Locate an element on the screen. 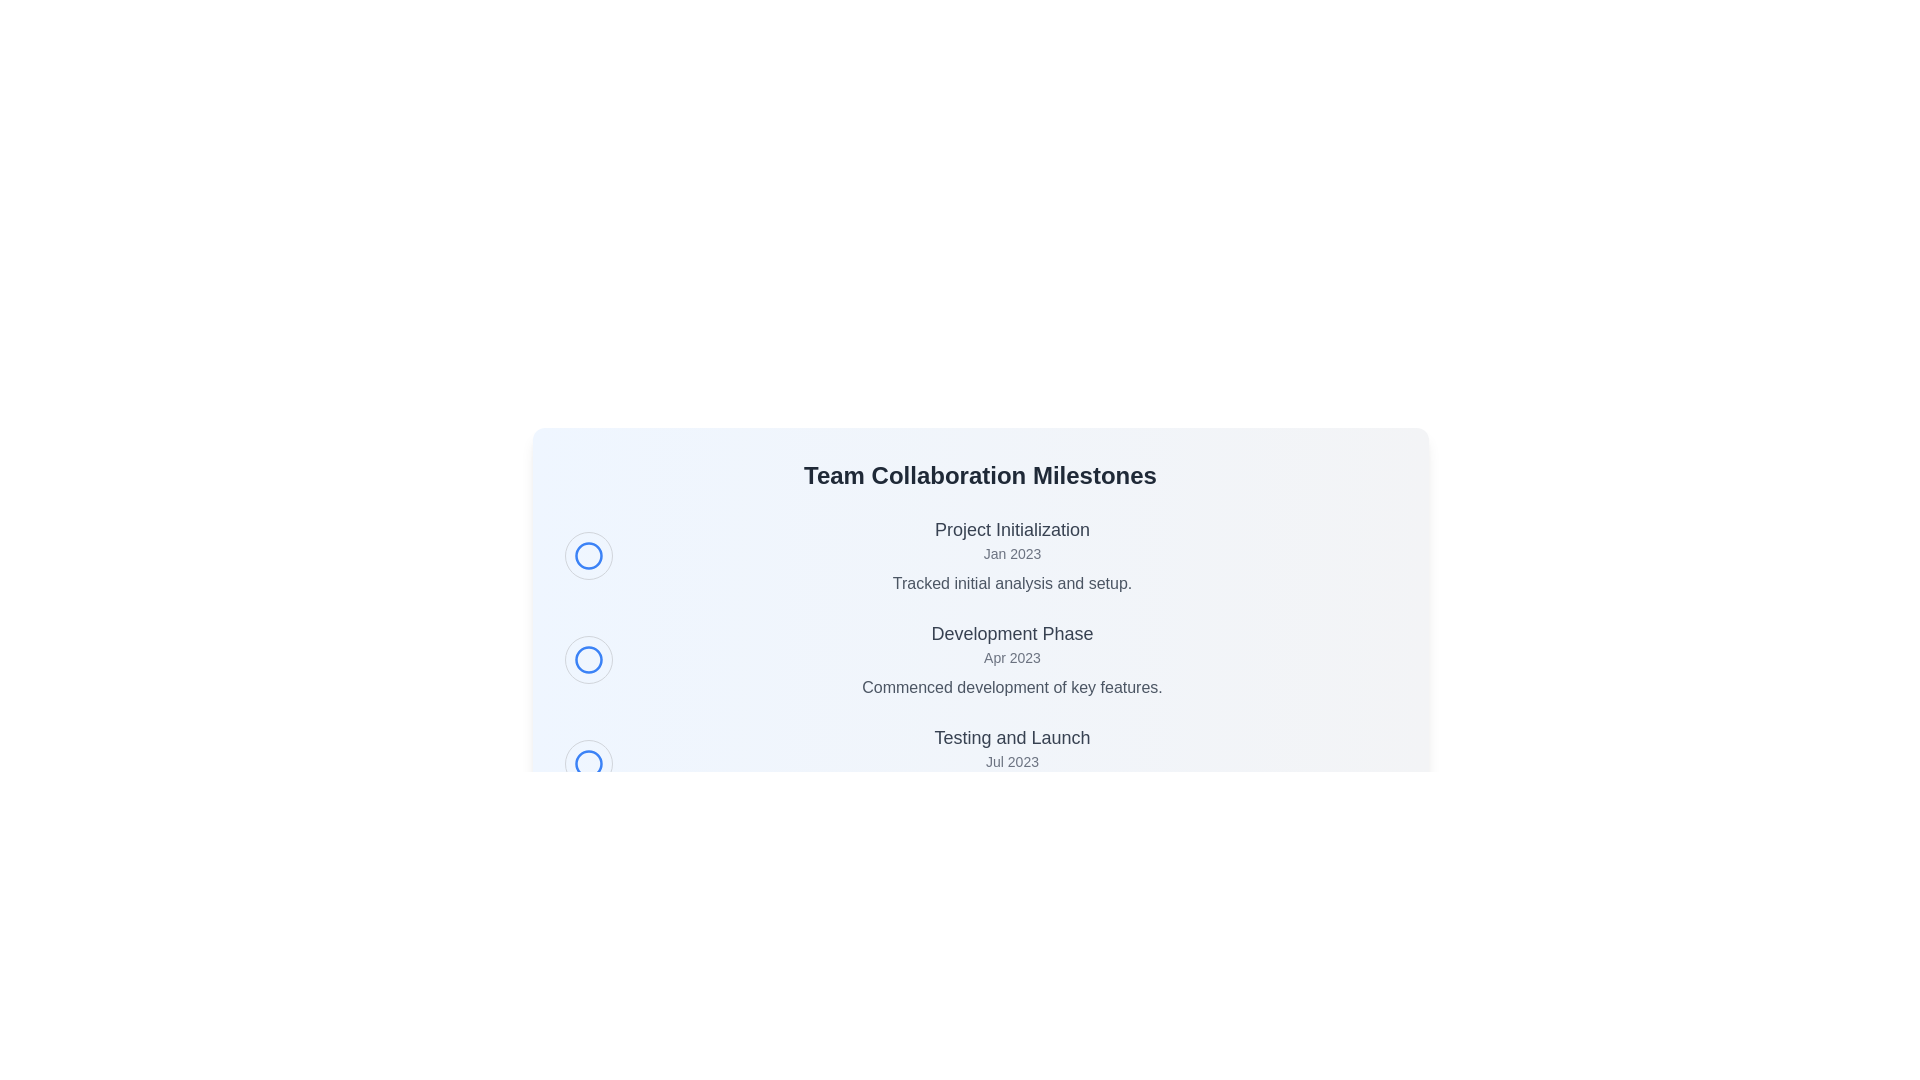  date displayed under the 'Development Phase' text in the milestones tracker is located at coordinates (1012, 658).